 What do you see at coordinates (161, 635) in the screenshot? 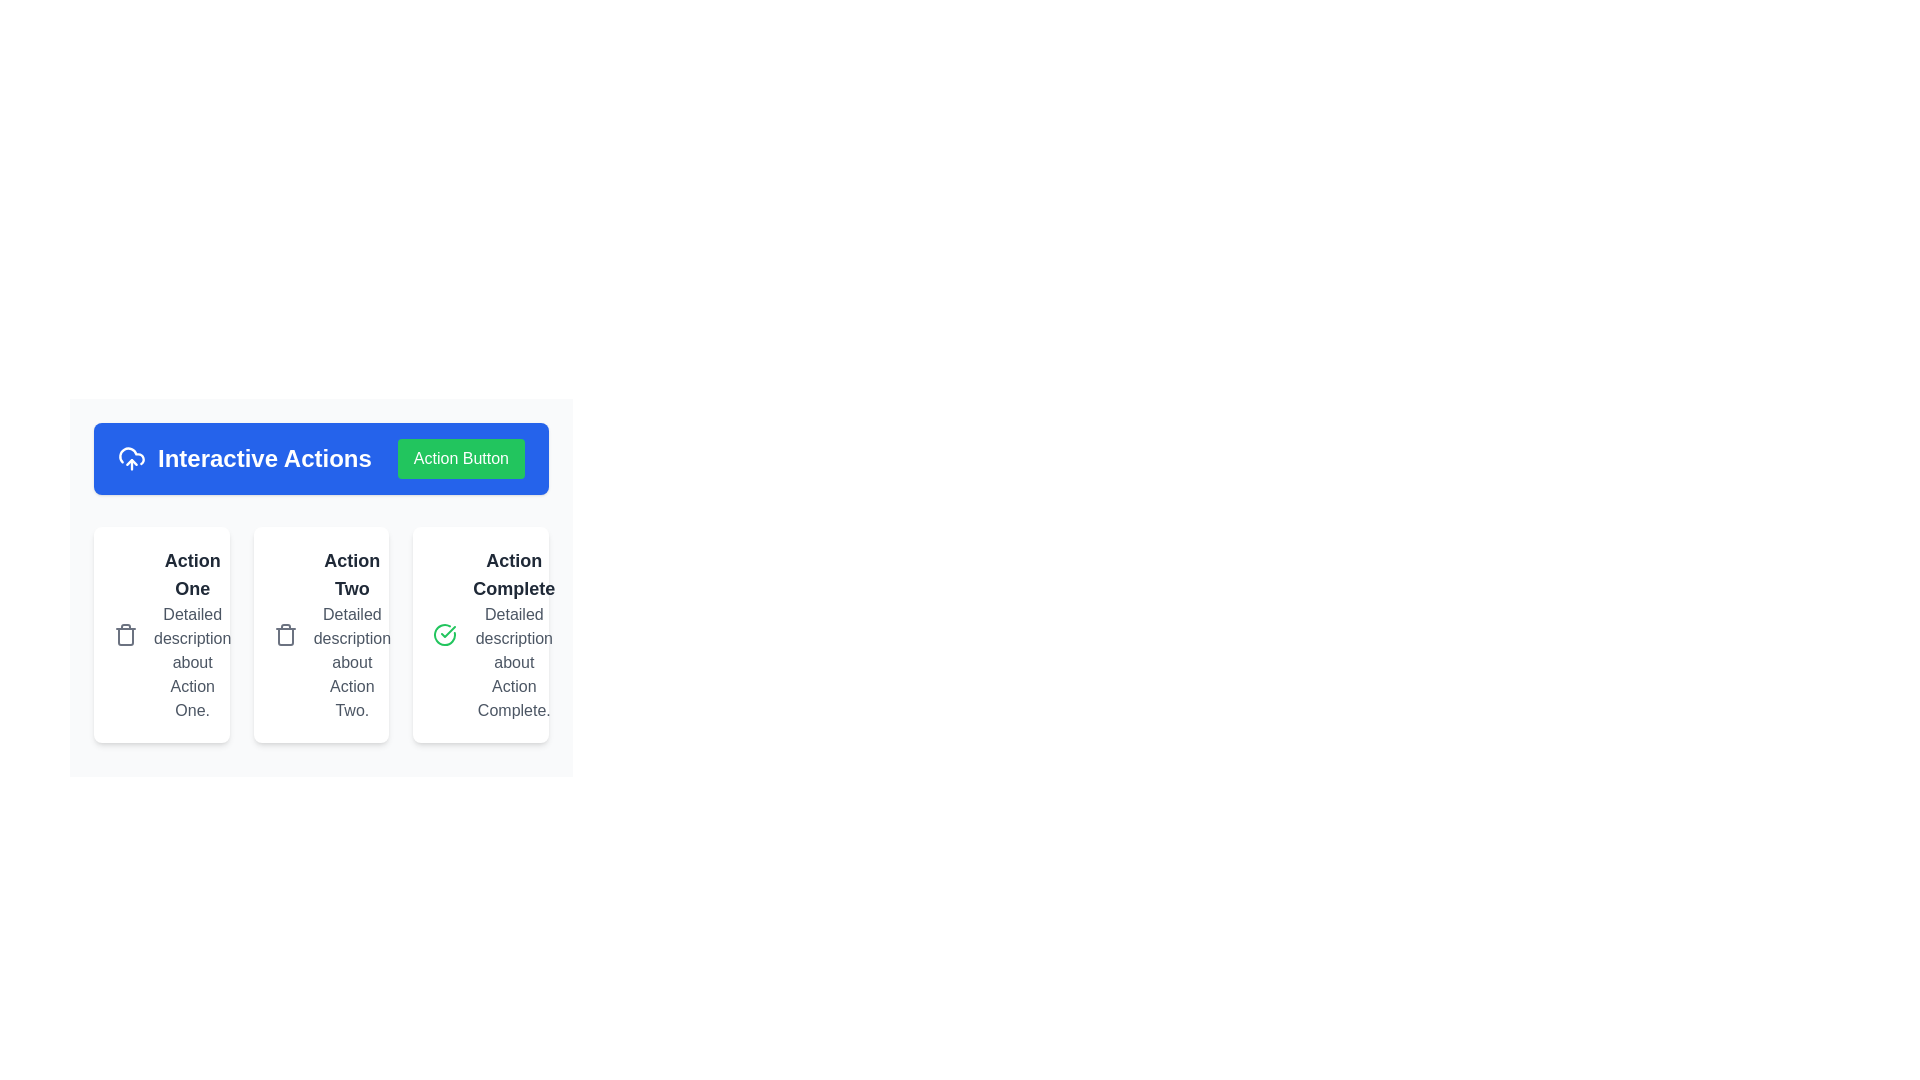
I see `the trash can icon inside the card titled 'Action One', which is the first card in a grid of three elements, located in the leftmost column below the blue header 'Interactive Actions'` at bounding box center [161, 635].